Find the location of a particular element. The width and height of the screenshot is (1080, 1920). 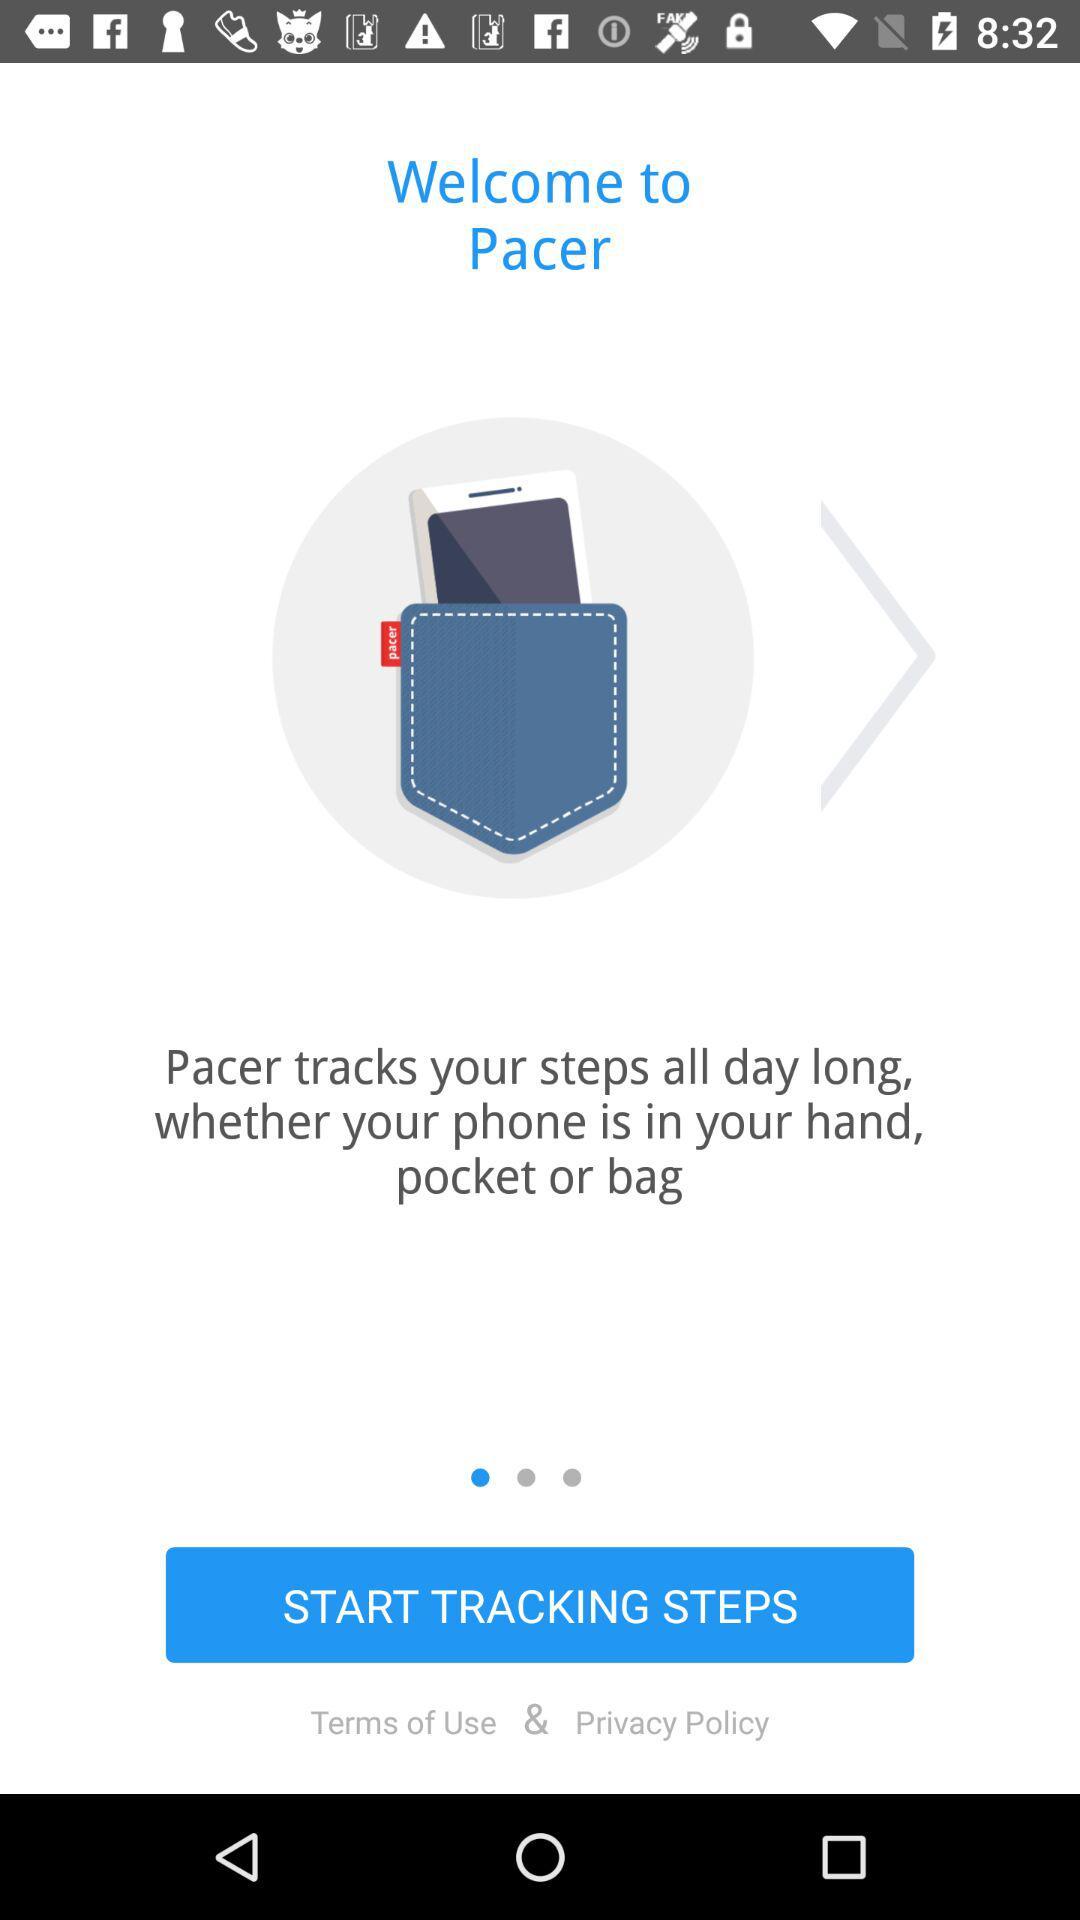

the item to the left of & is located at coordinates (403, 1720).